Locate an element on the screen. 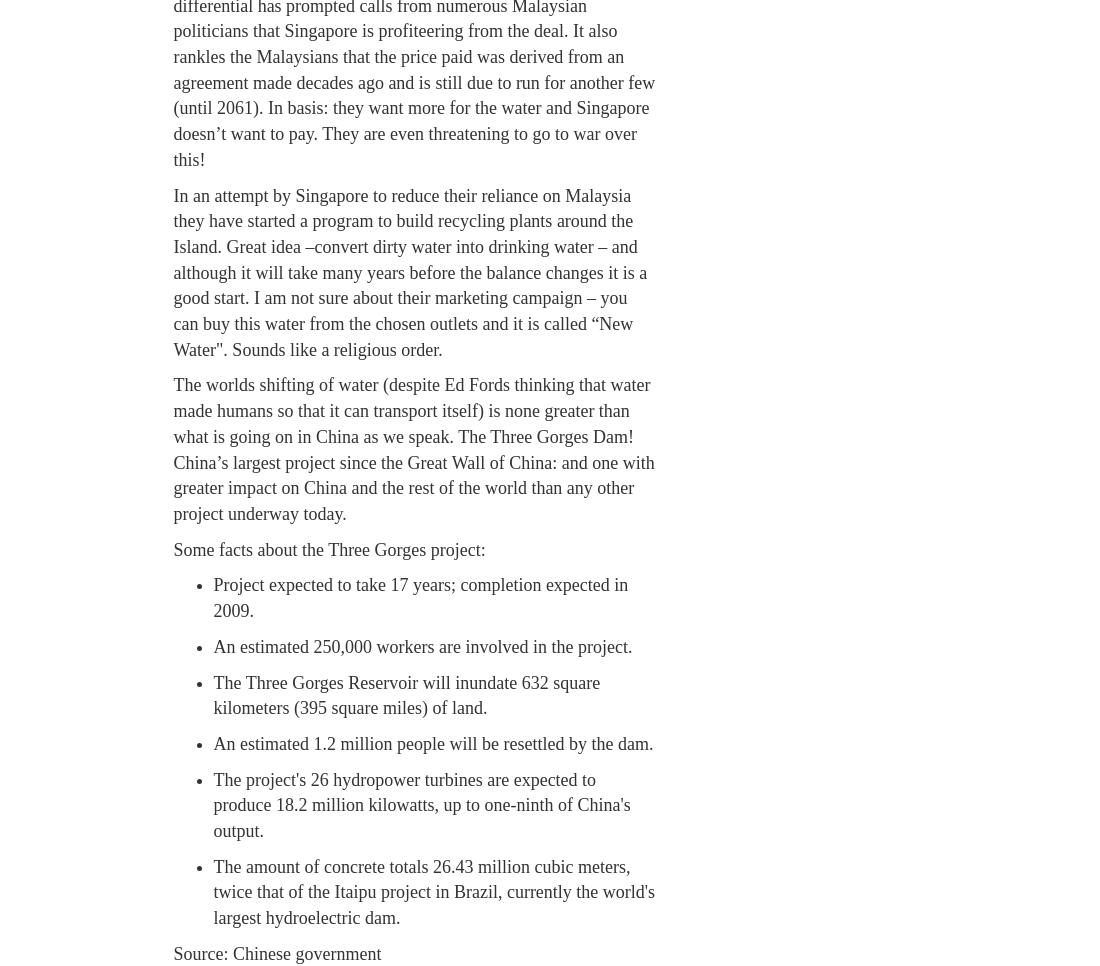 The width and height of the screenshot is (1100, 966). 'An estimated 250,000 workers are involved in the project.' is located at coordinates (212, 644).